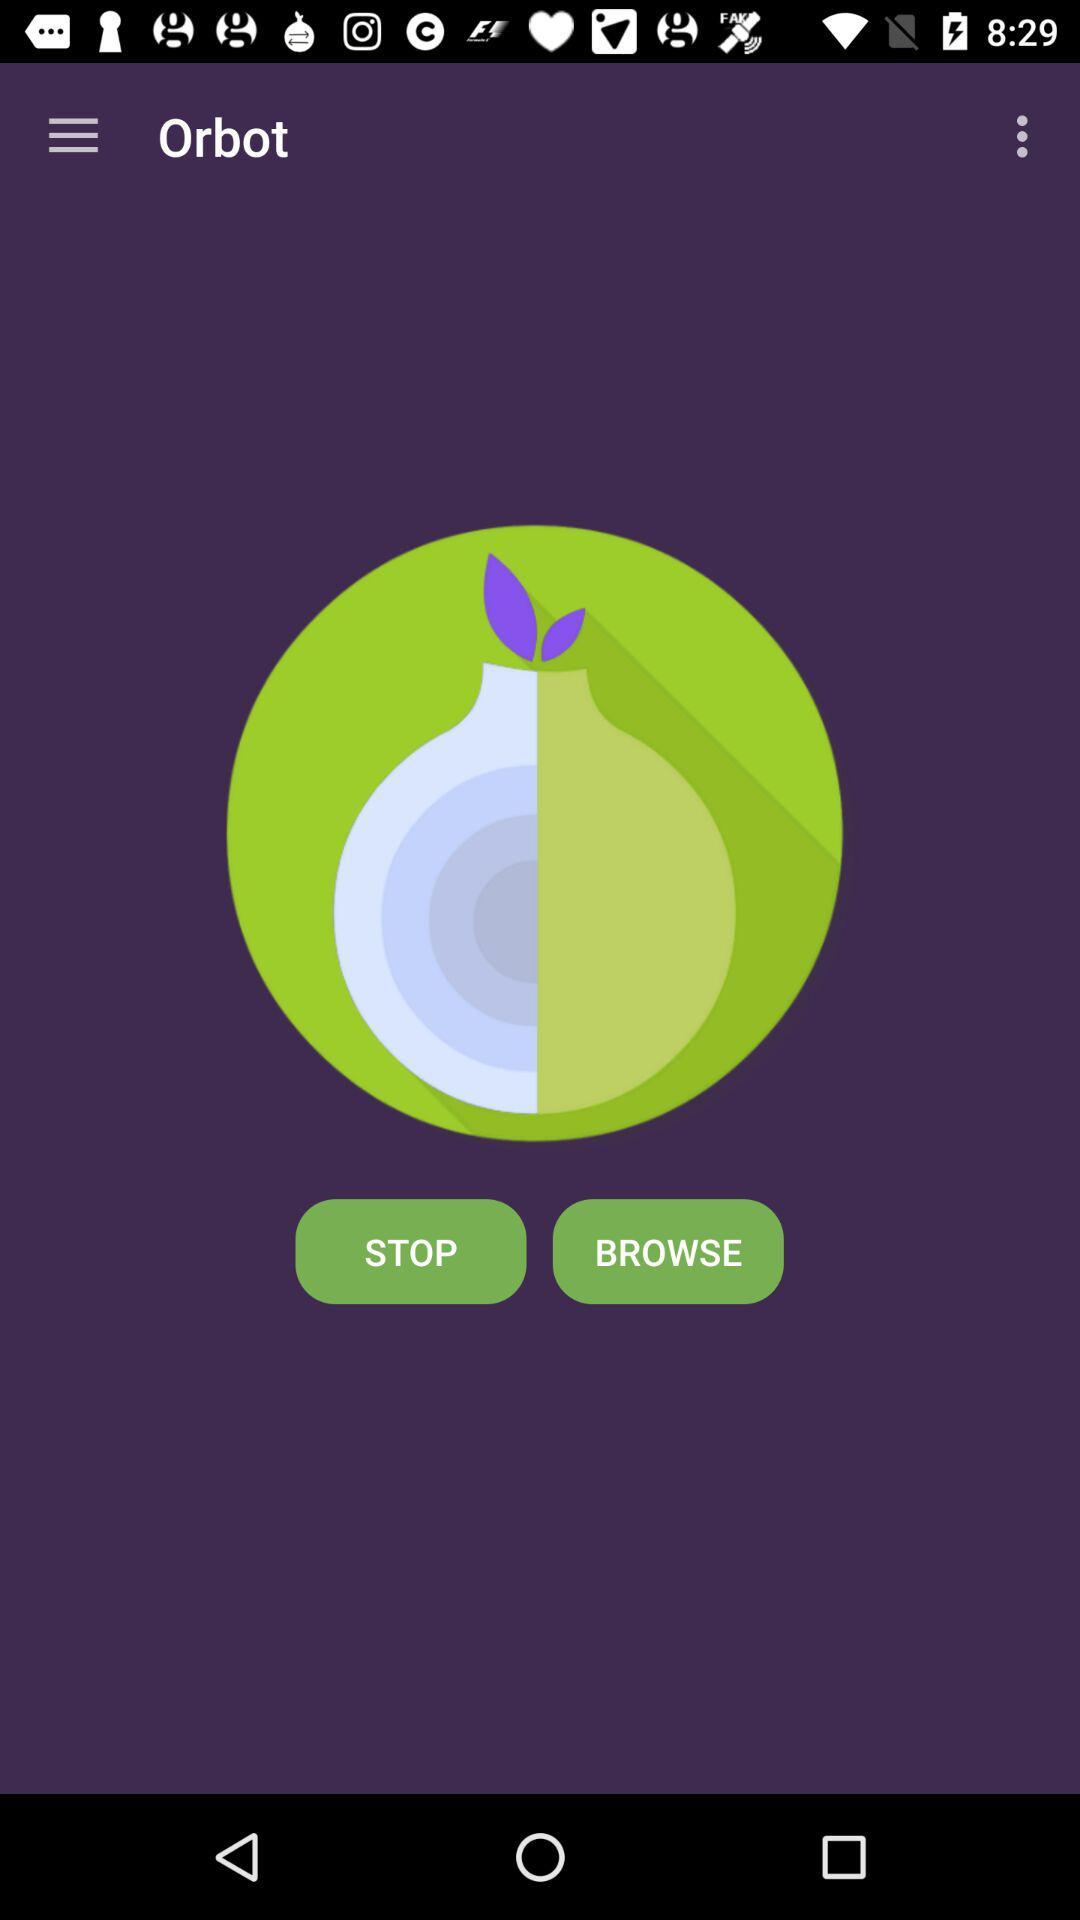  What do you see at coordinates (72, 135) in the screenshot?
I see `the app next to the orbot app` at bounding box center [72, 135].